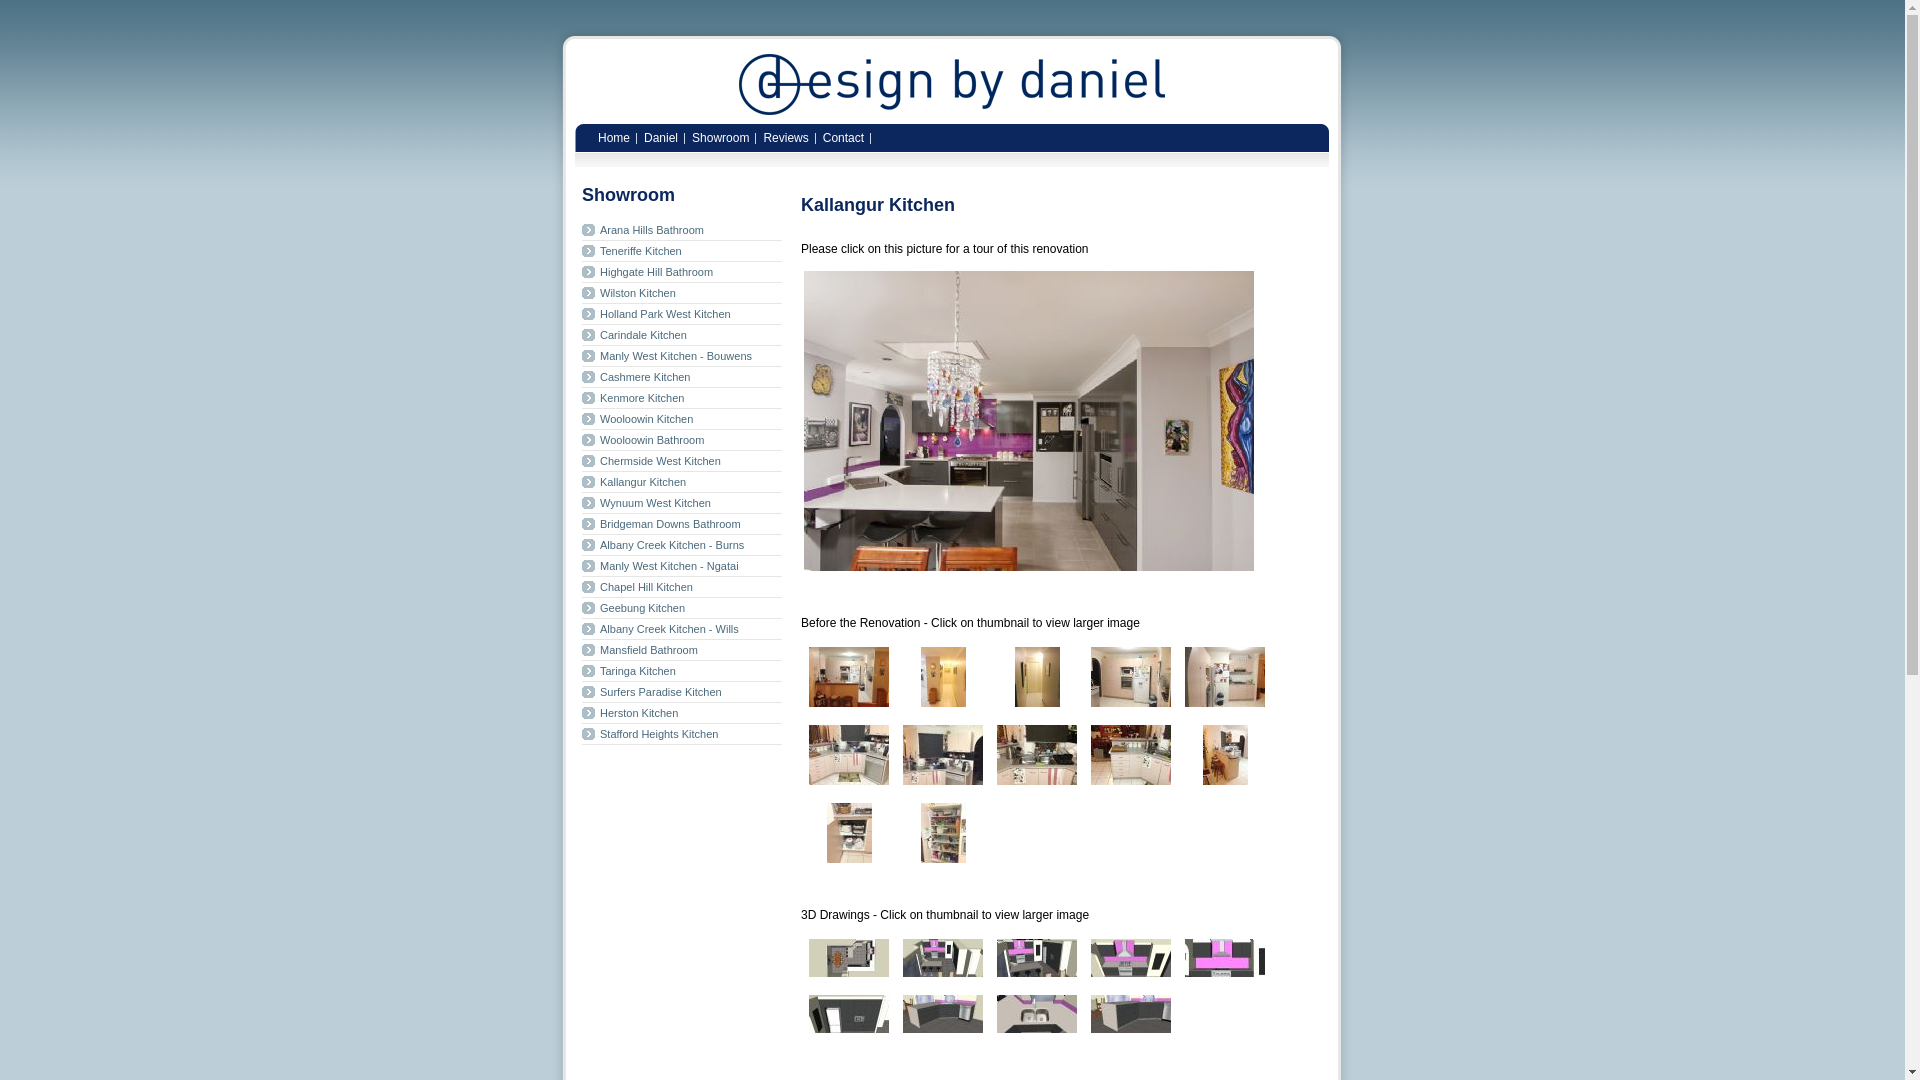 This screenshot has width=1920, height=1080. Describe the element at coordinates (681, 566) in the screenshot. I see `'Manly West Kitchen - Ngatai'` at that location.